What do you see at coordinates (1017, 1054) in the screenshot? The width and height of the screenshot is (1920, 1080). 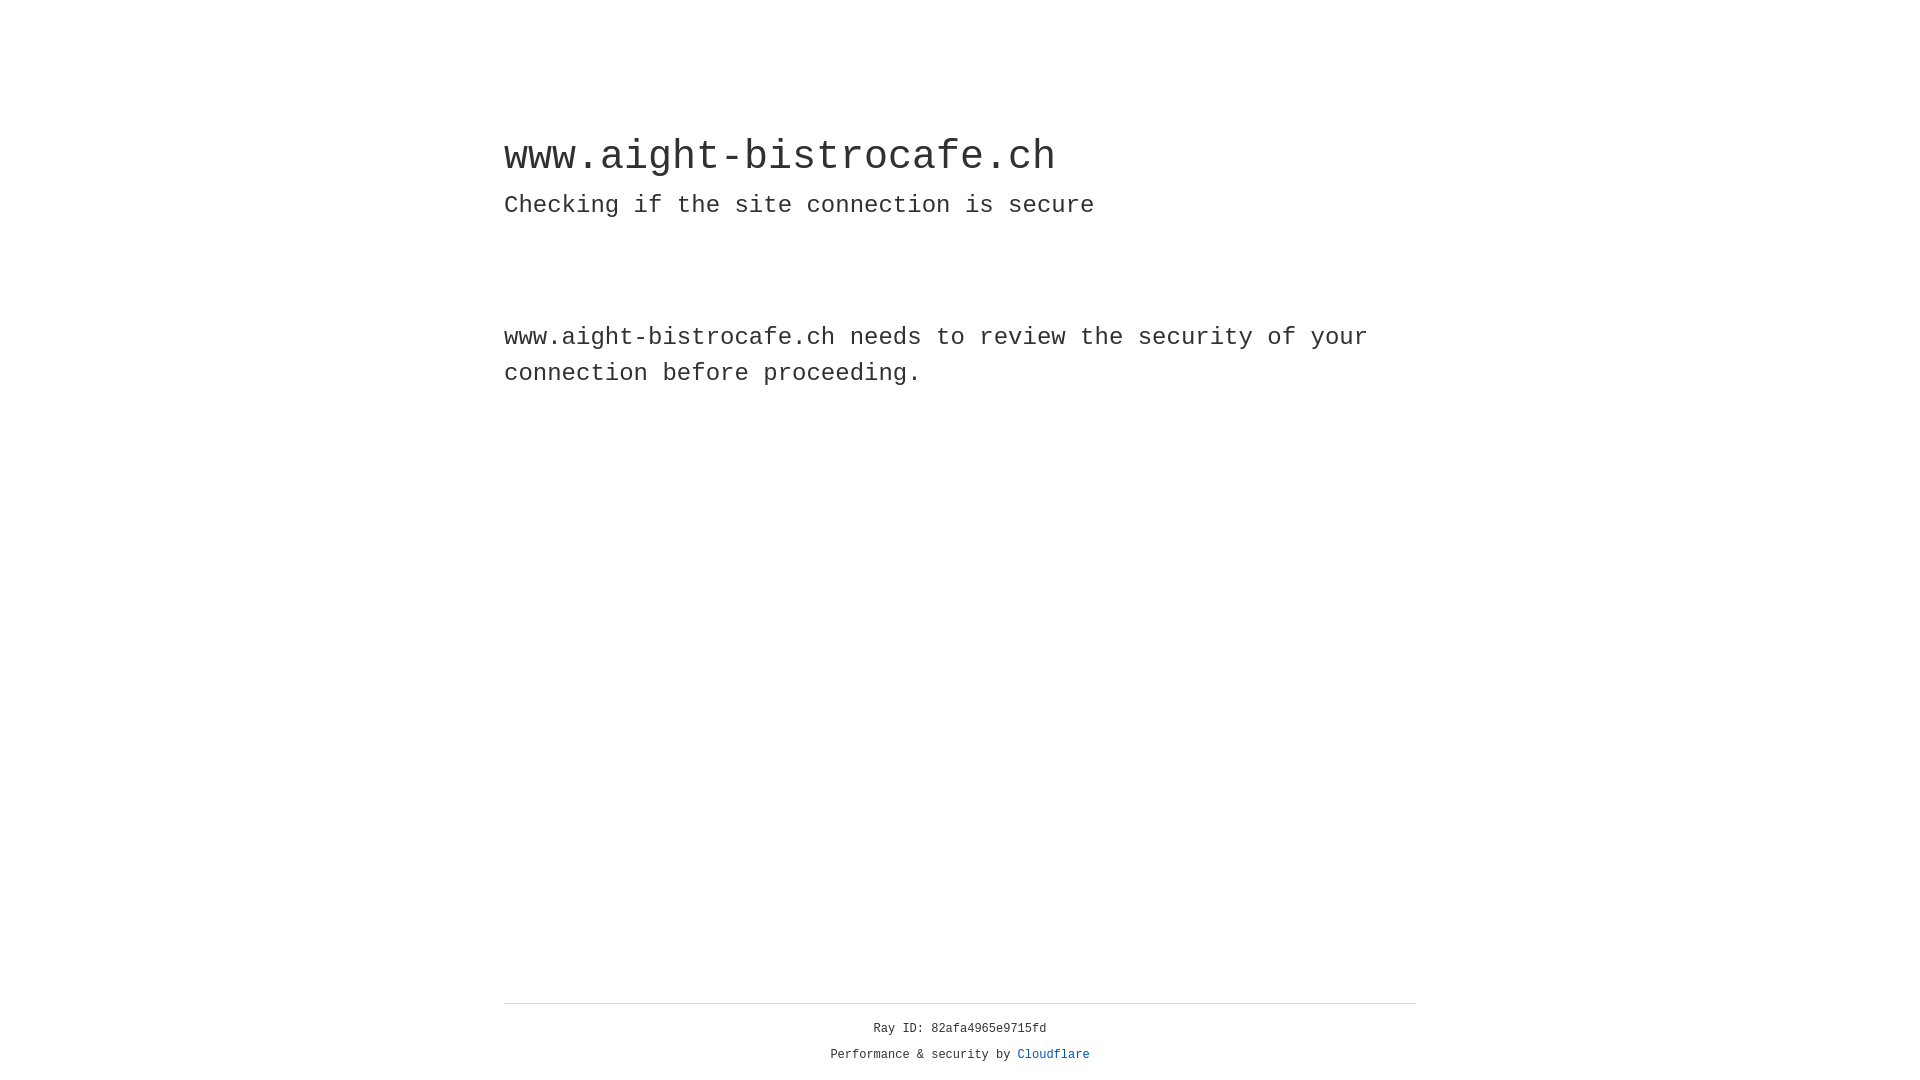 I see `'Cloudflare'` at bounding box center [1017, 1054].